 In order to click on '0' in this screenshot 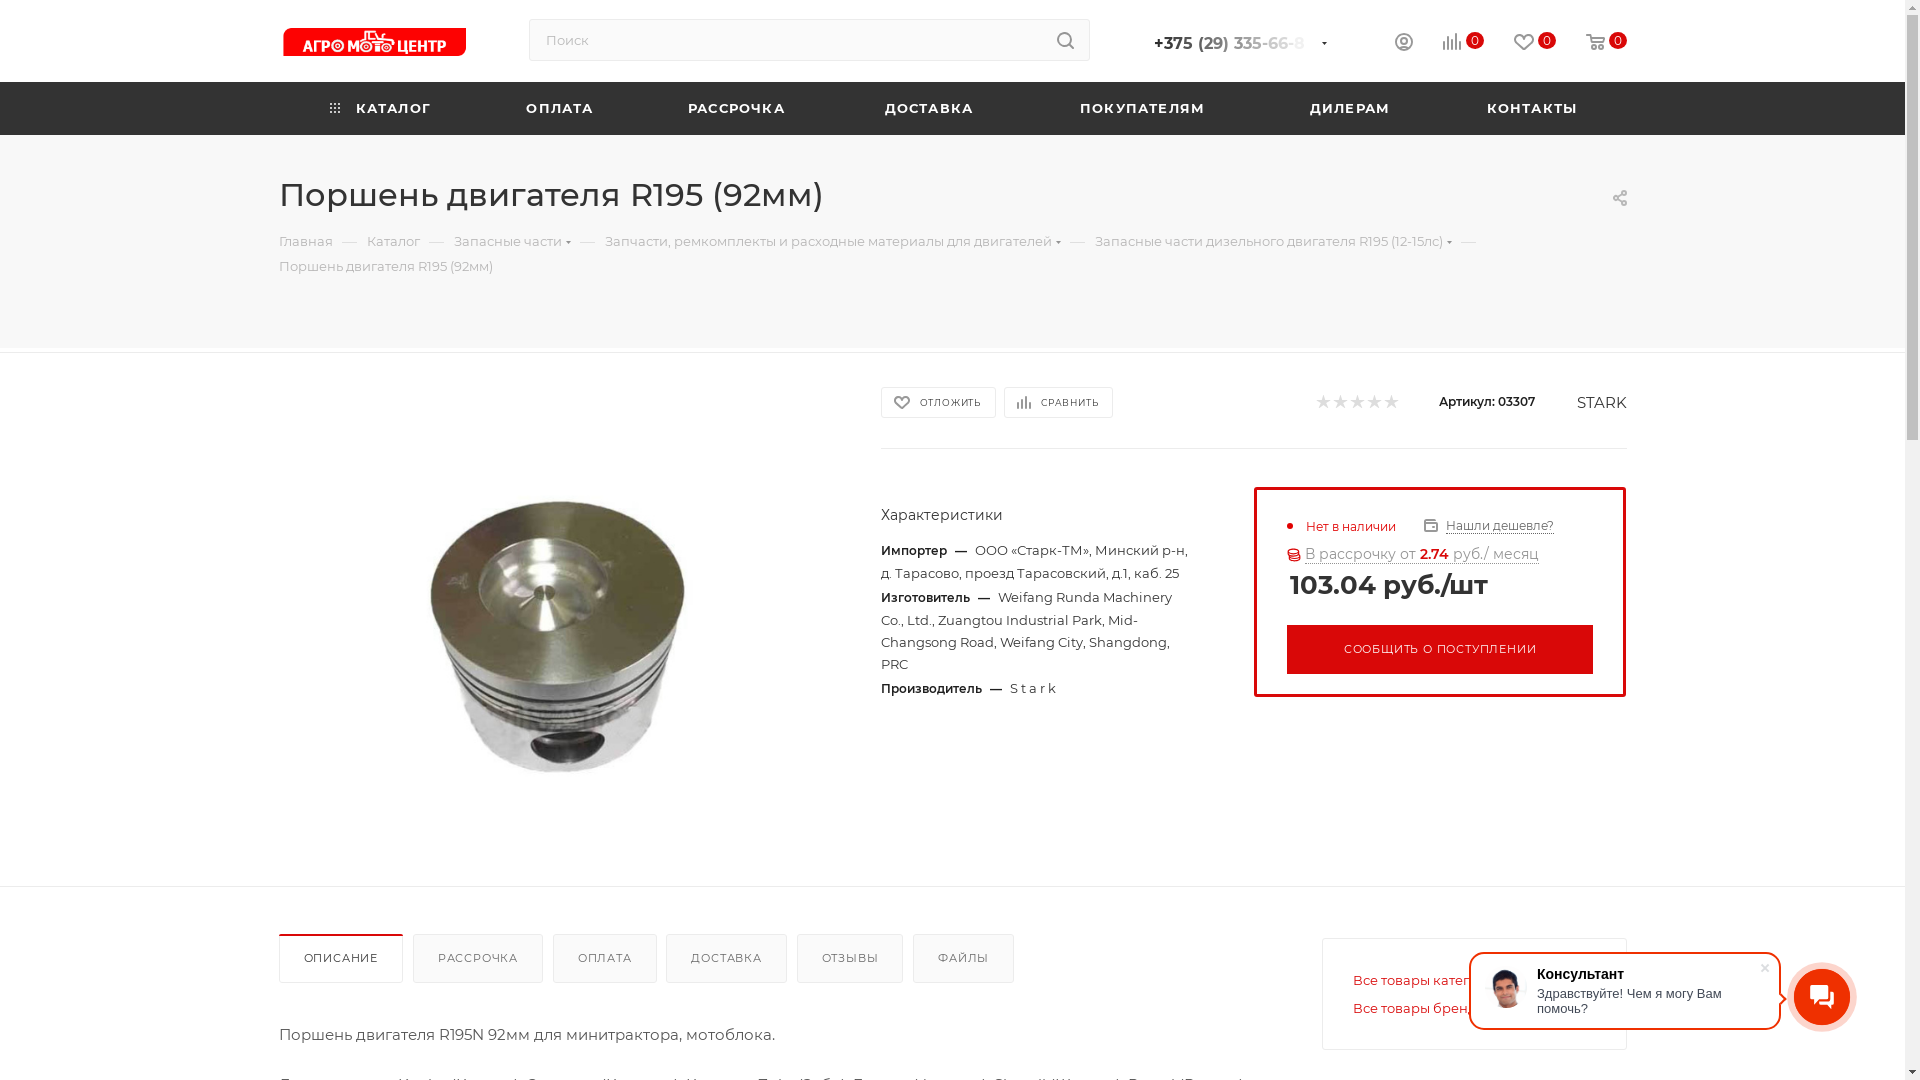, I will do `click(1447, 42)`.